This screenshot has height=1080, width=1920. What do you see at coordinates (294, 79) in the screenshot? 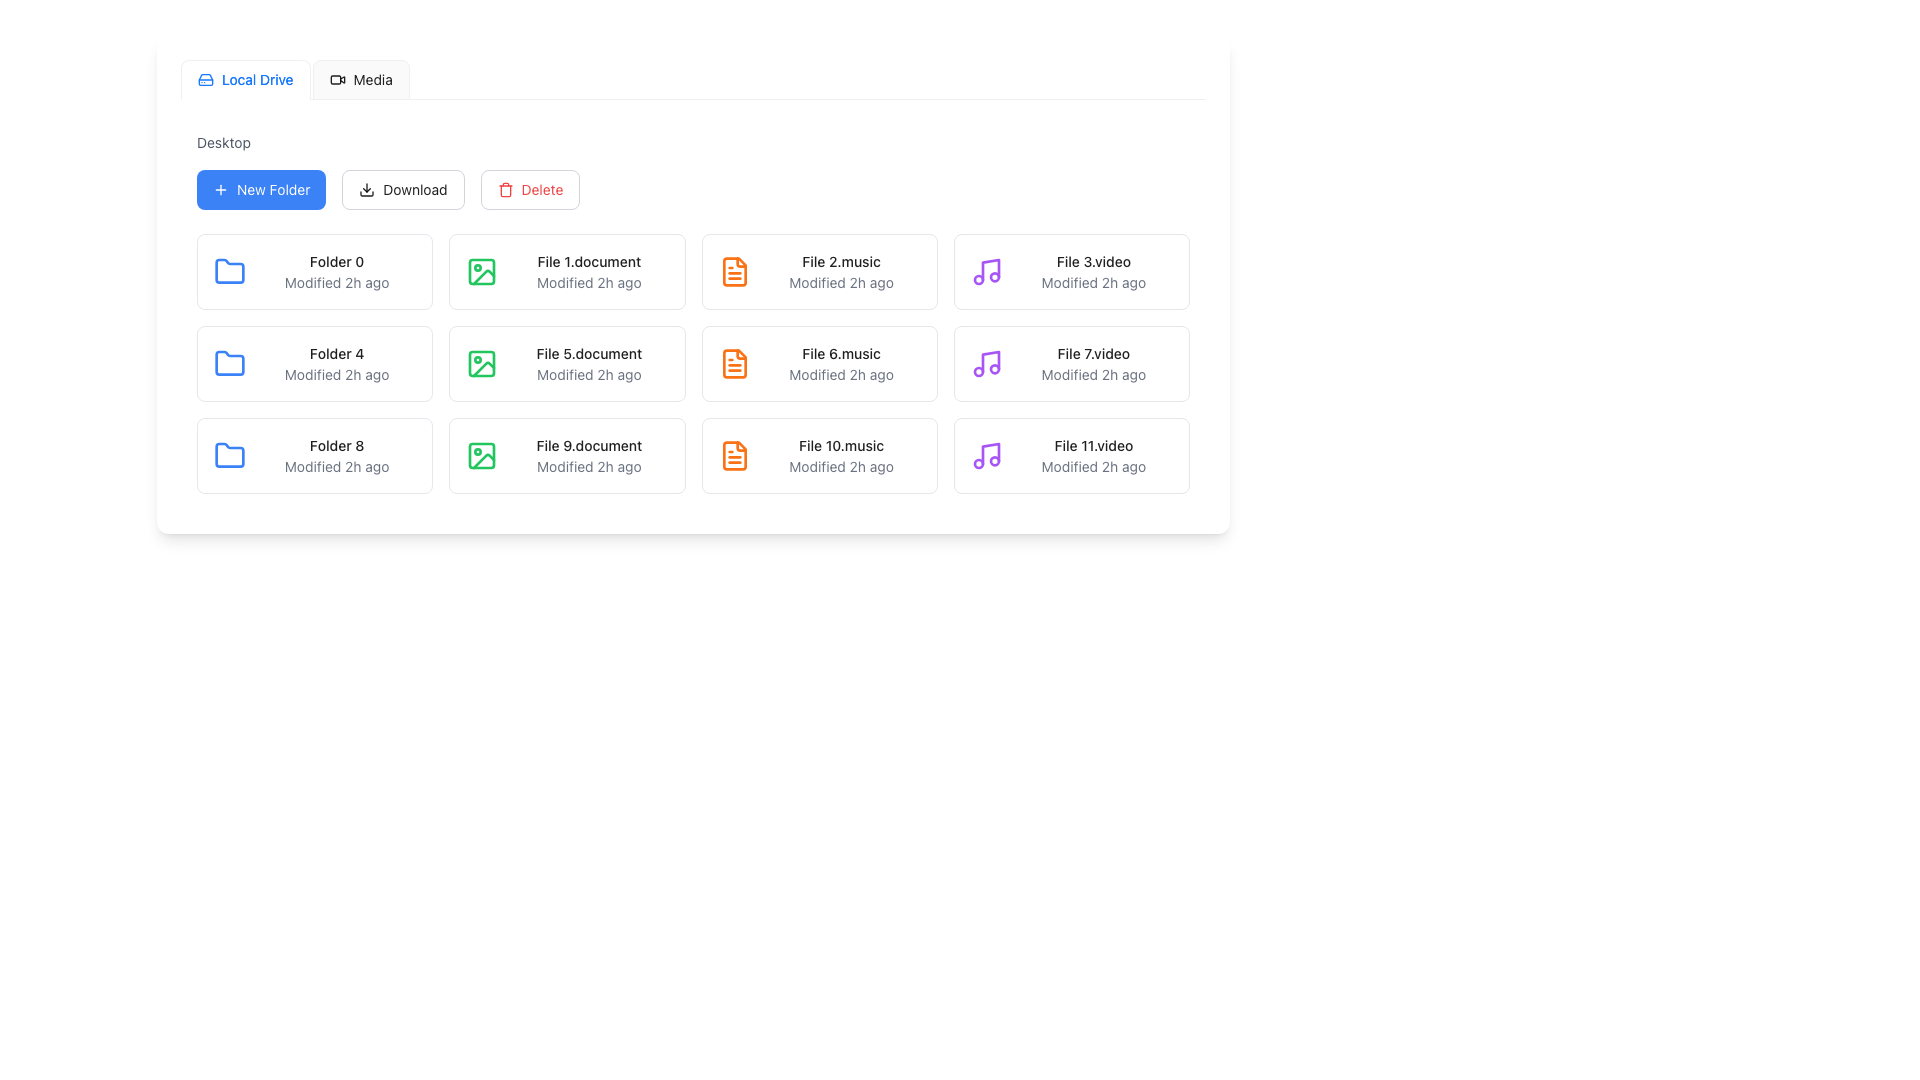
I see `the 'Local Drive' tab in the horizontal tab navigation` at bounding box center [294, 79].